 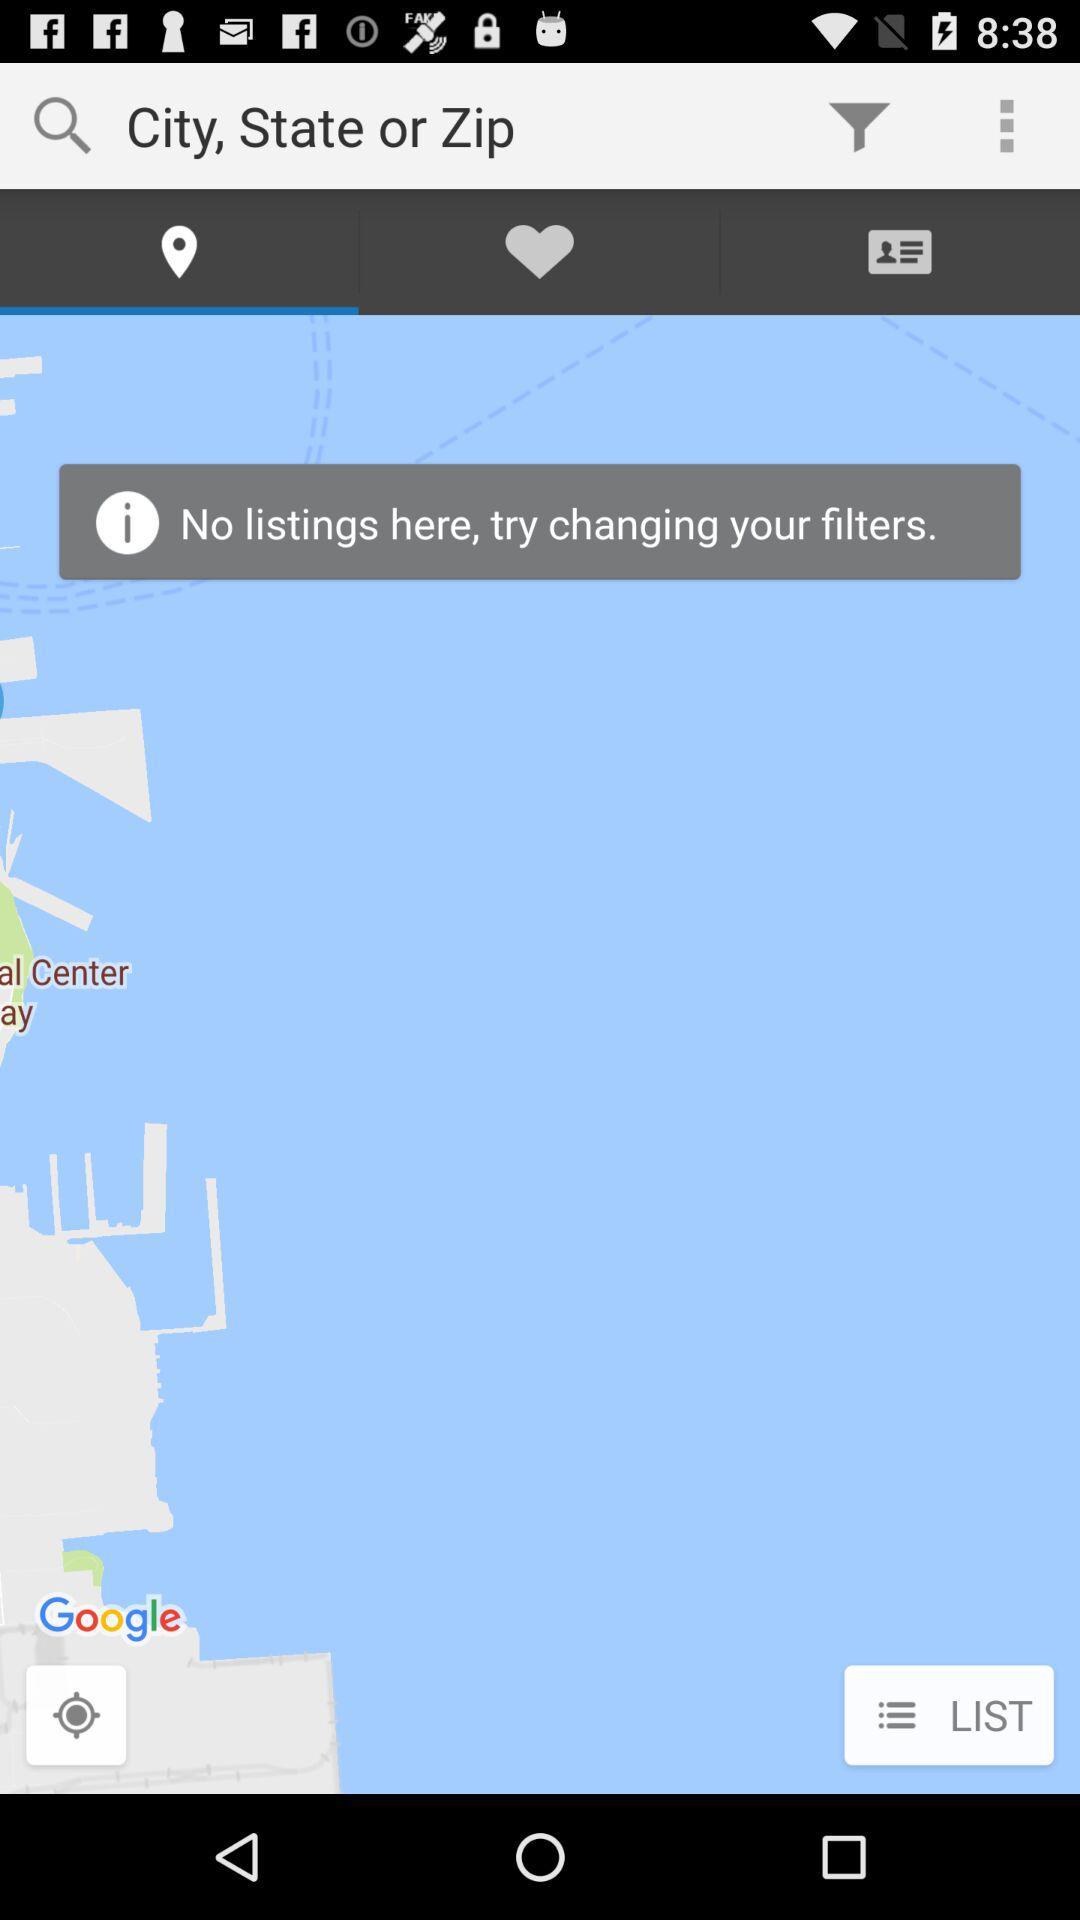 I want to click on the icon to the left of list icon, so click(x=75, y=1716).